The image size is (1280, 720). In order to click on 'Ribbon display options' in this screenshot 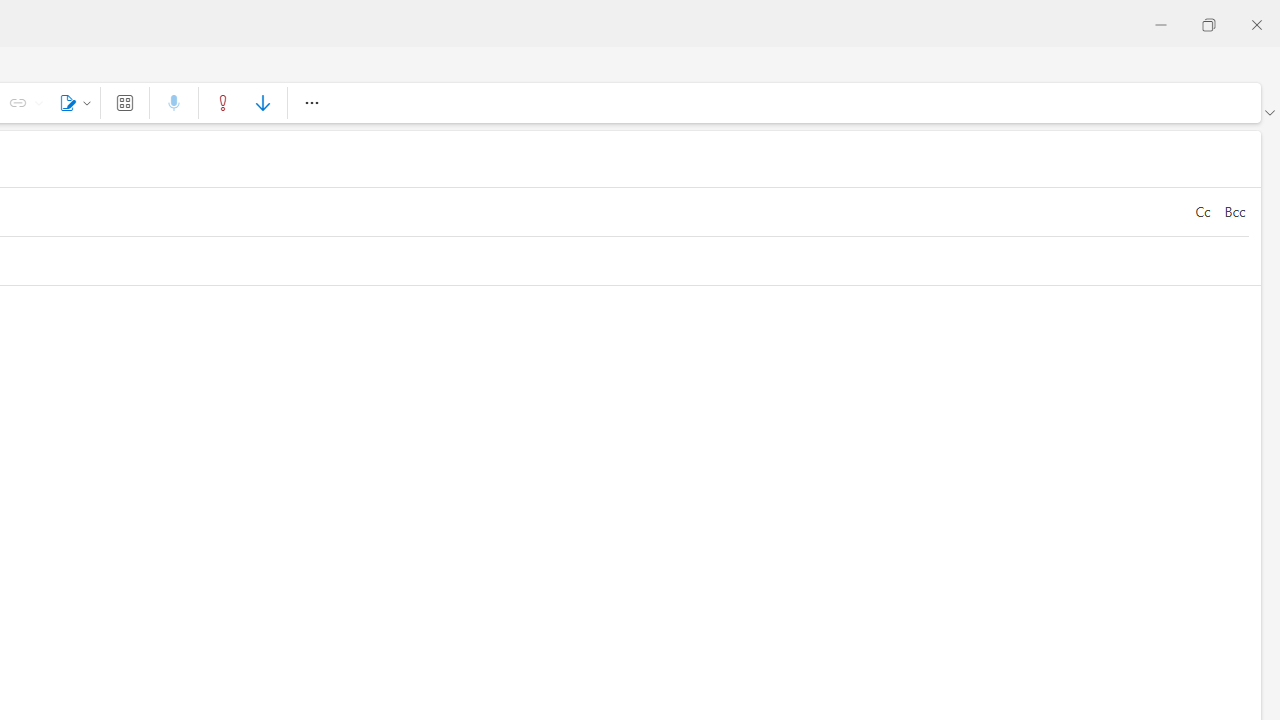, I will do `click(1268, 113)`.